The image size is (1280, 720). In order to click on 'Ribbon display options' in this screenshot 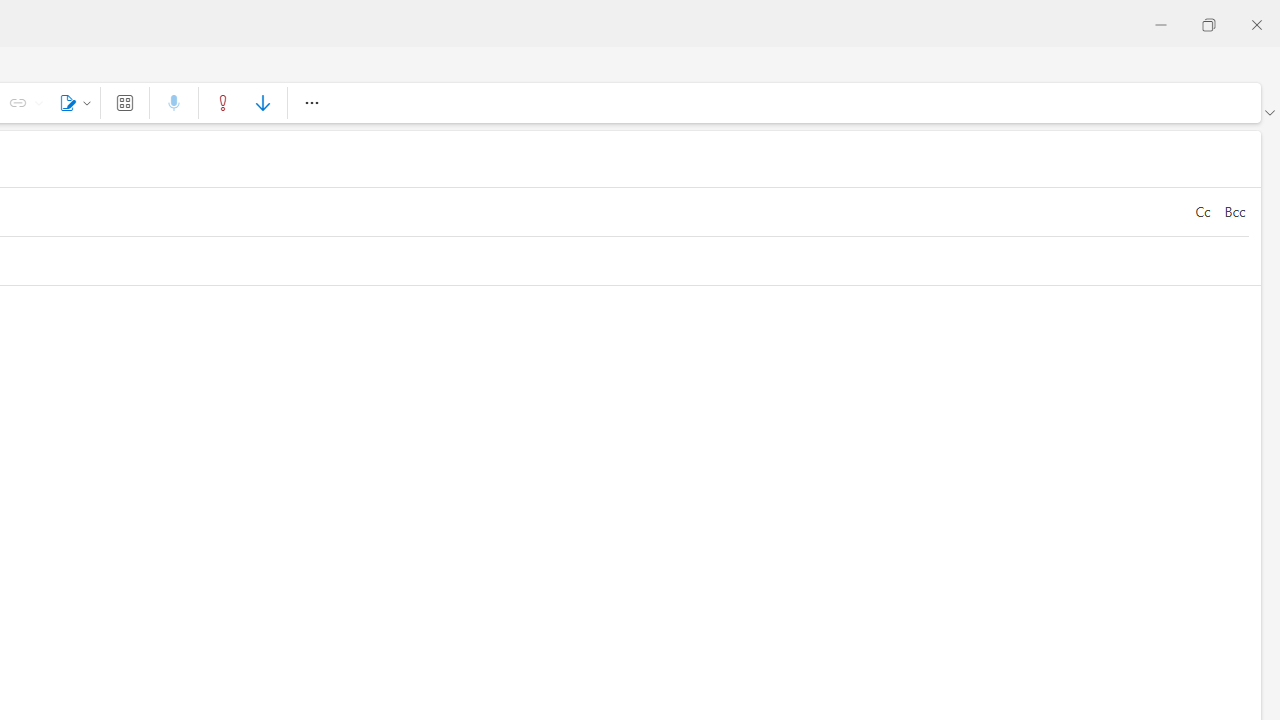, I will do `click(1268, 113)`.